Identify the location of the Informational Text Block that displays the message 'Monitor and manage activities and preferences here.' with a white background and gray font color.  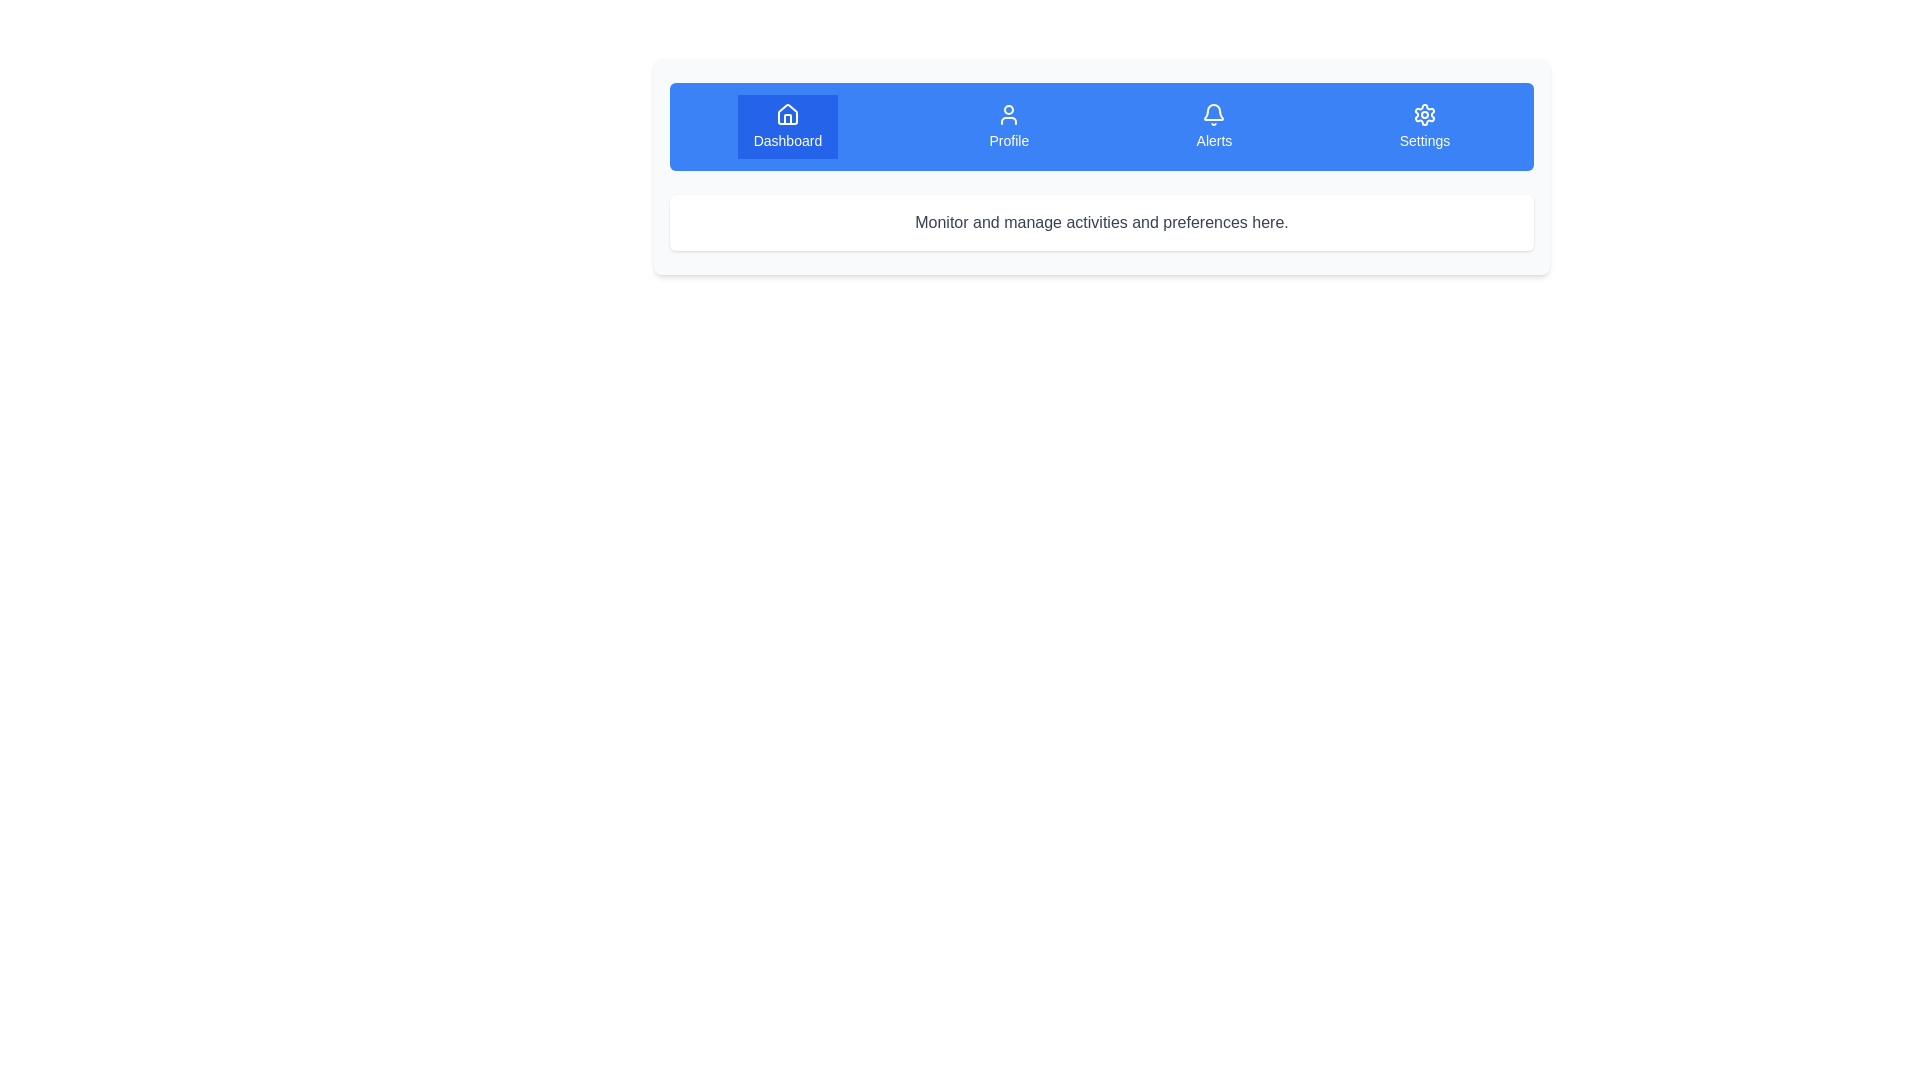
(1101, 223).